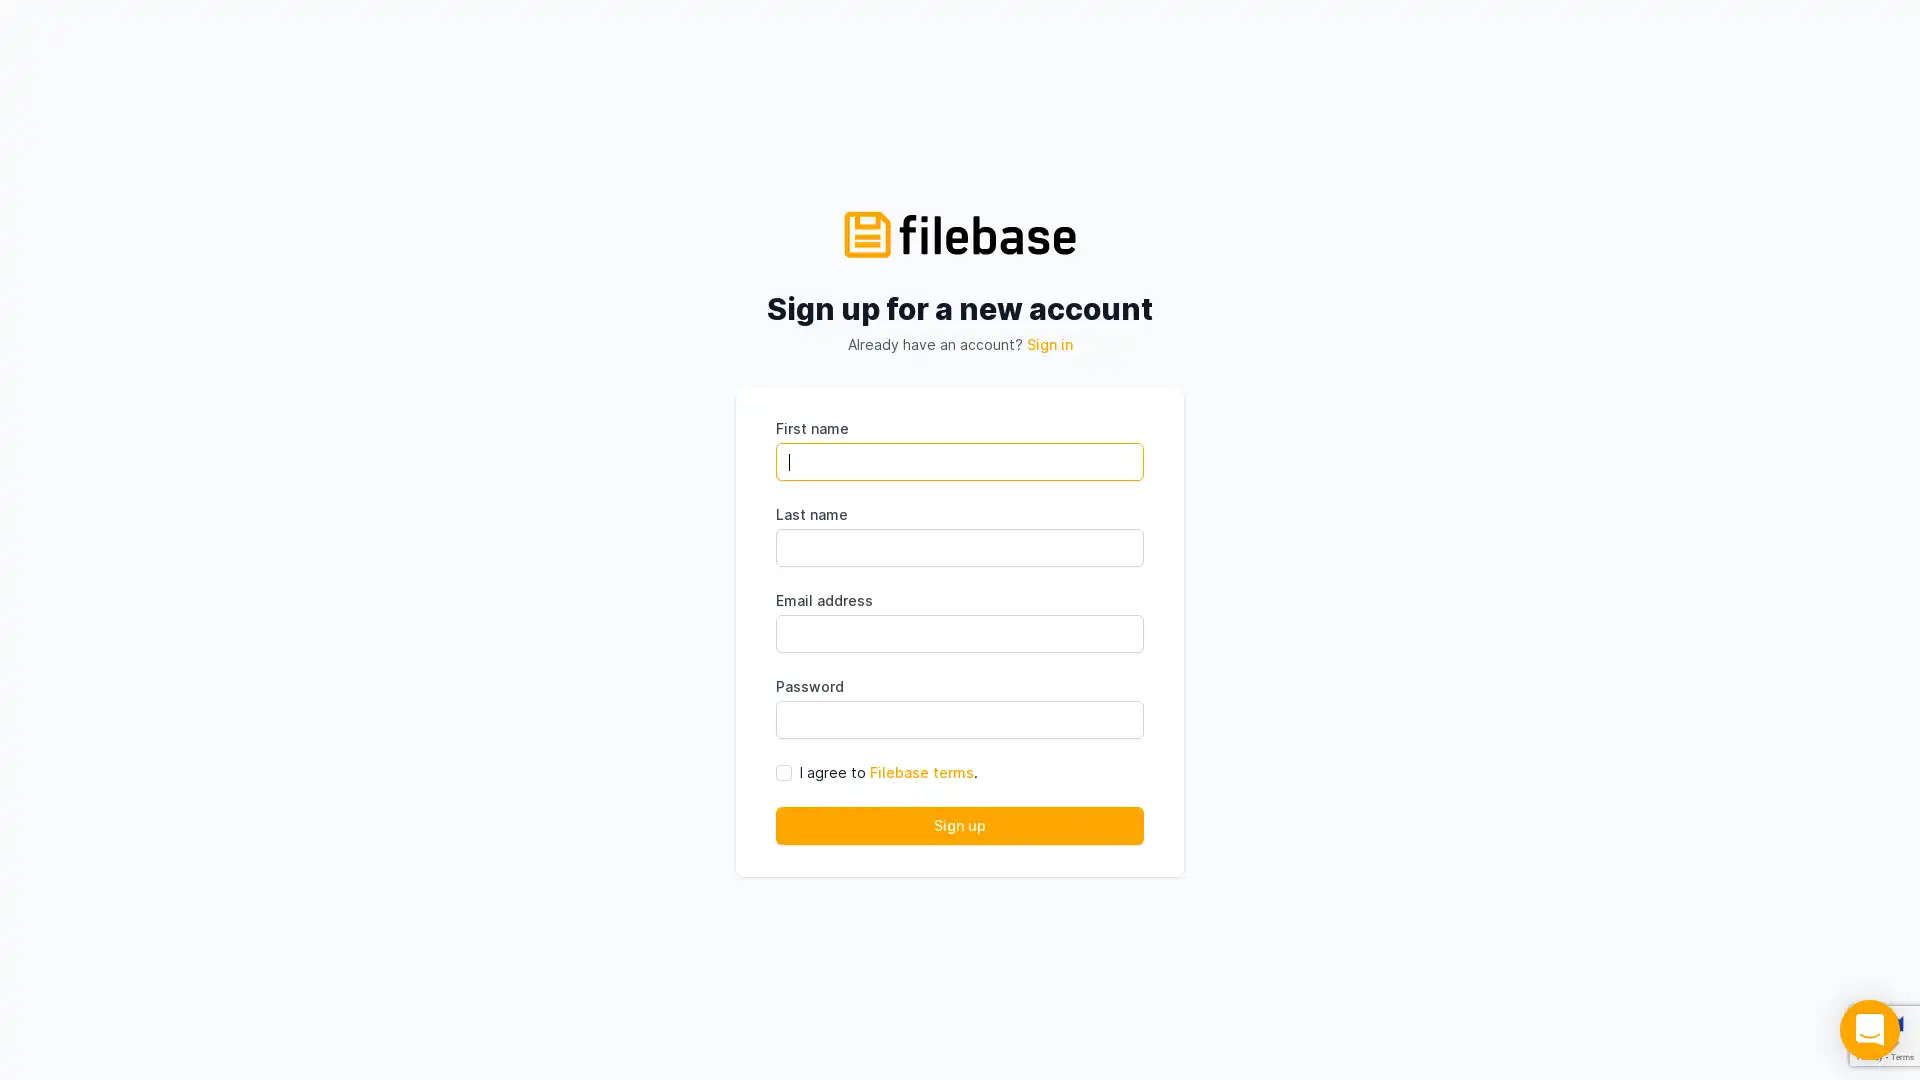 The height and width of the screenshot is (1080, 1920). Describe the element at coordinates (960, 825) in the screenshot. I see `Sign up` at that location.